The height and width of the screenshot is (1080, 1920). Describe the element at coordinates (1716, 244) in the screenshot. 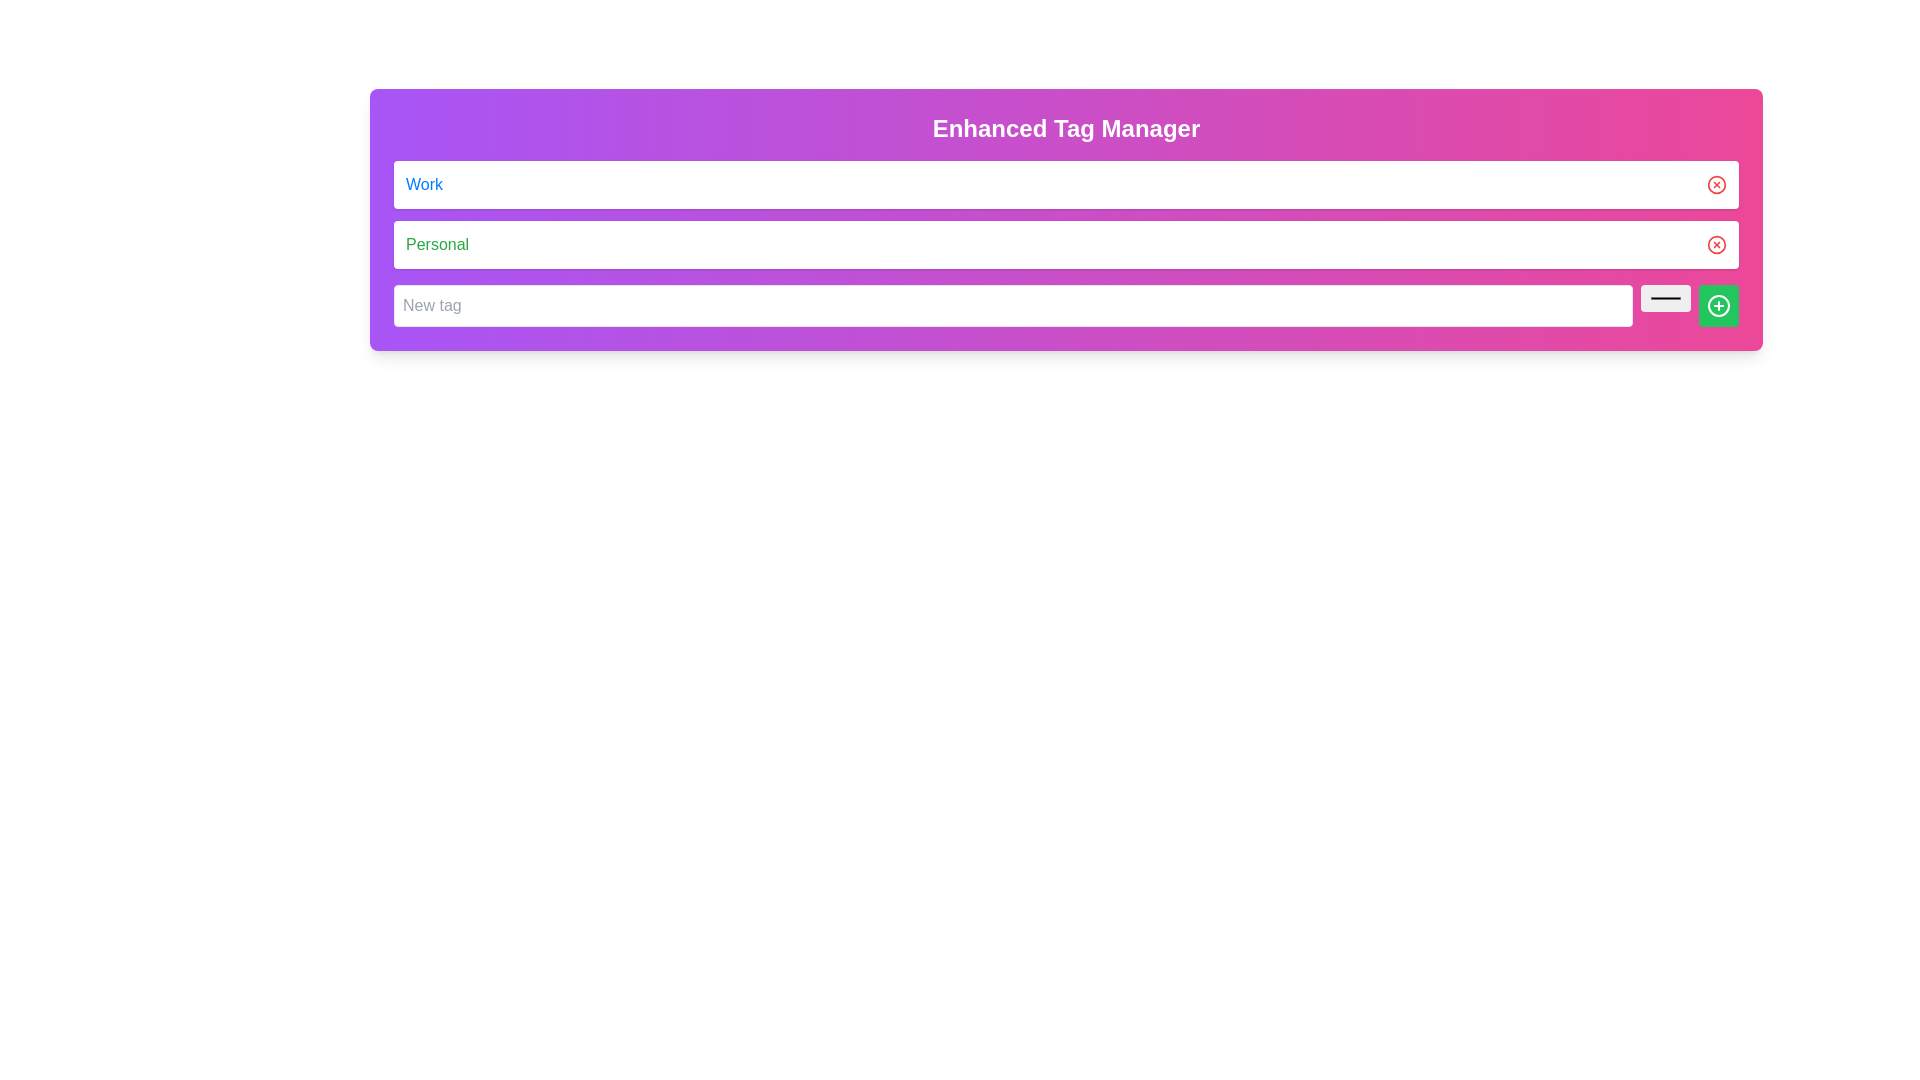

I see `the circular red status icon located to the right of the 'Personal' input in the 'Enhanced Tag Manager' interface` at that location.